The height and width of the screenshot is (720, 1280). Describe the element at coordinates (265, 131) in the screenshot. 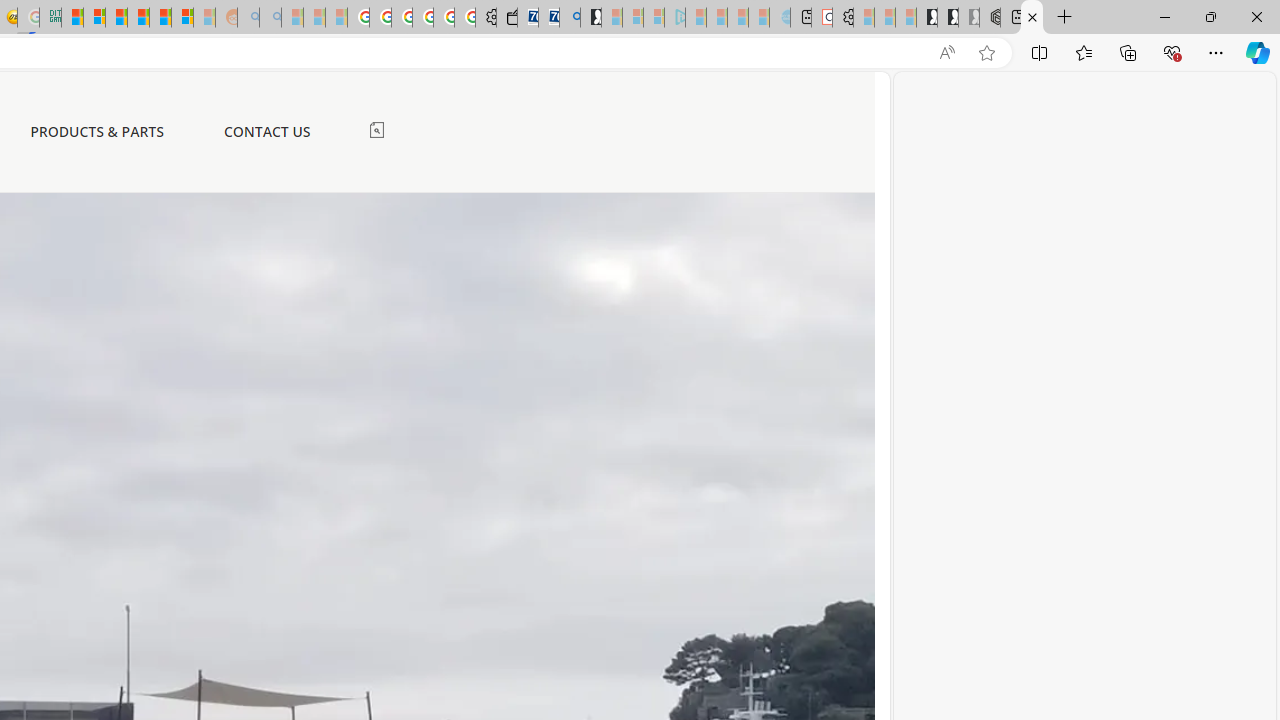

I see `'CONTACT US'` at that location.